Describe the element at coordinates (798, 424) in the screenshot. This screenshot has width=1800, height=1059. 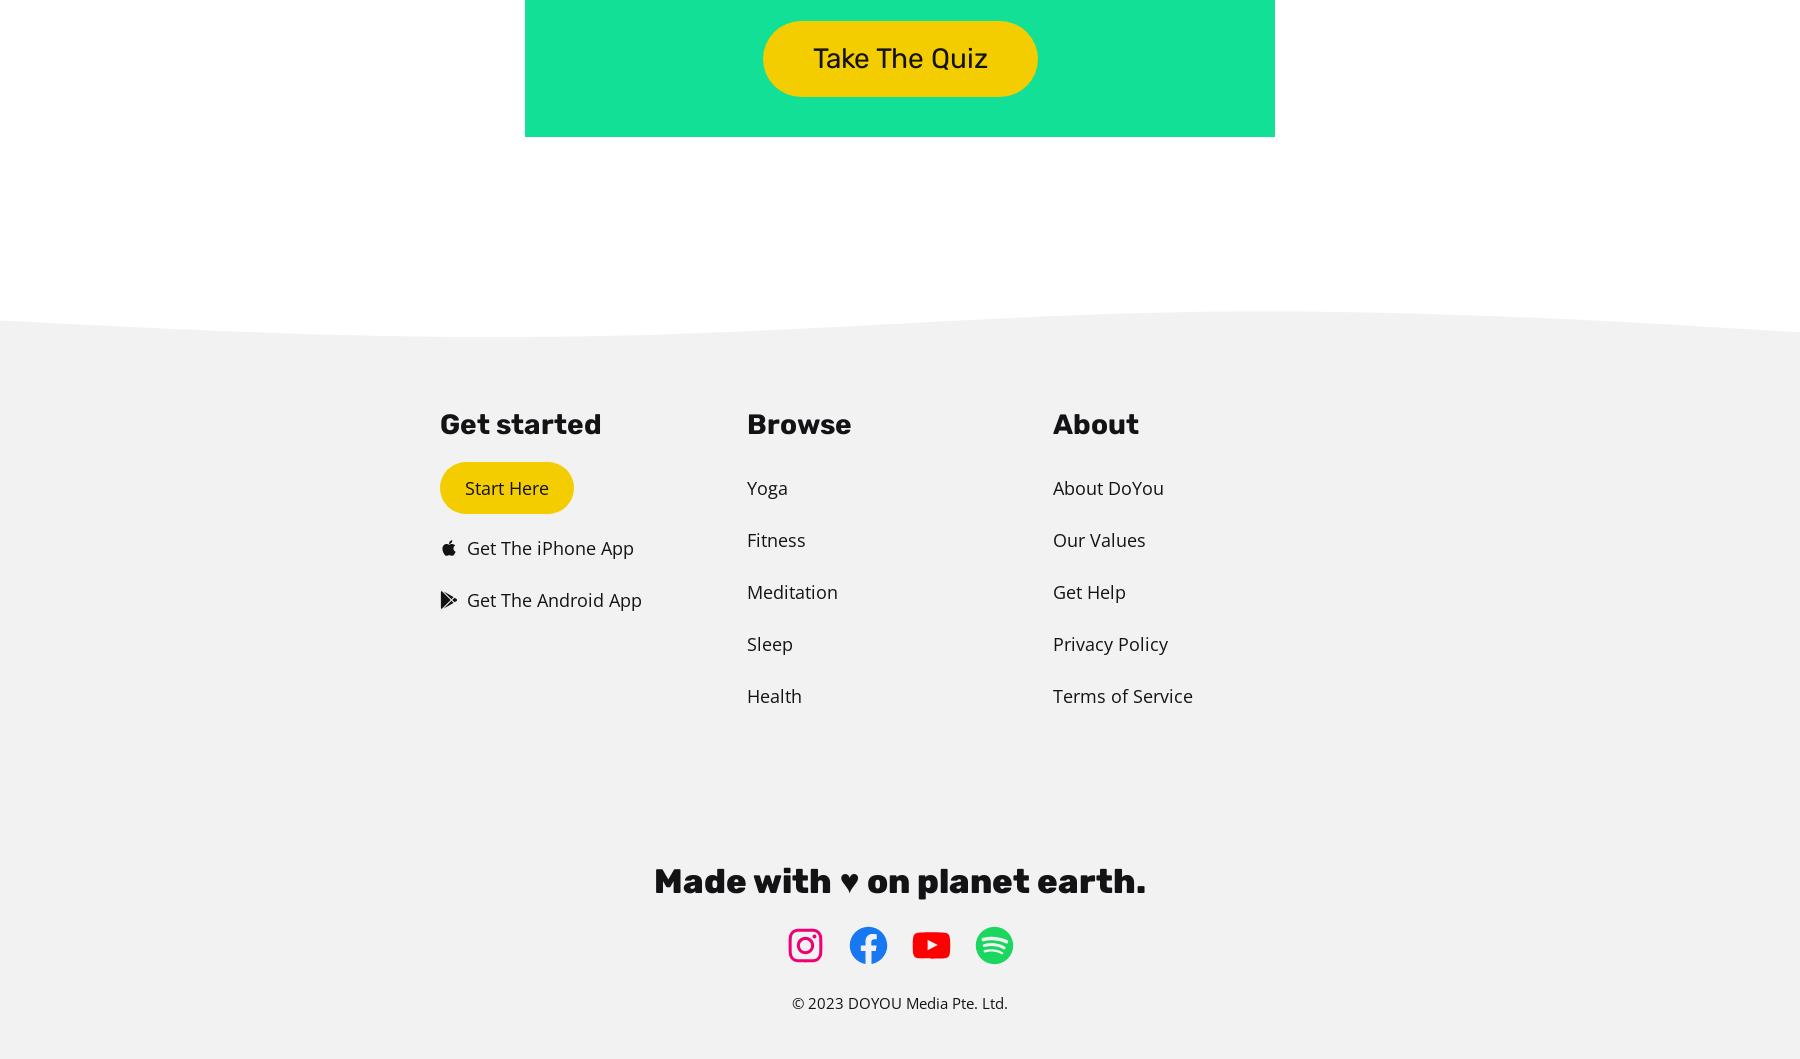
I see `'Browse'` at that location.